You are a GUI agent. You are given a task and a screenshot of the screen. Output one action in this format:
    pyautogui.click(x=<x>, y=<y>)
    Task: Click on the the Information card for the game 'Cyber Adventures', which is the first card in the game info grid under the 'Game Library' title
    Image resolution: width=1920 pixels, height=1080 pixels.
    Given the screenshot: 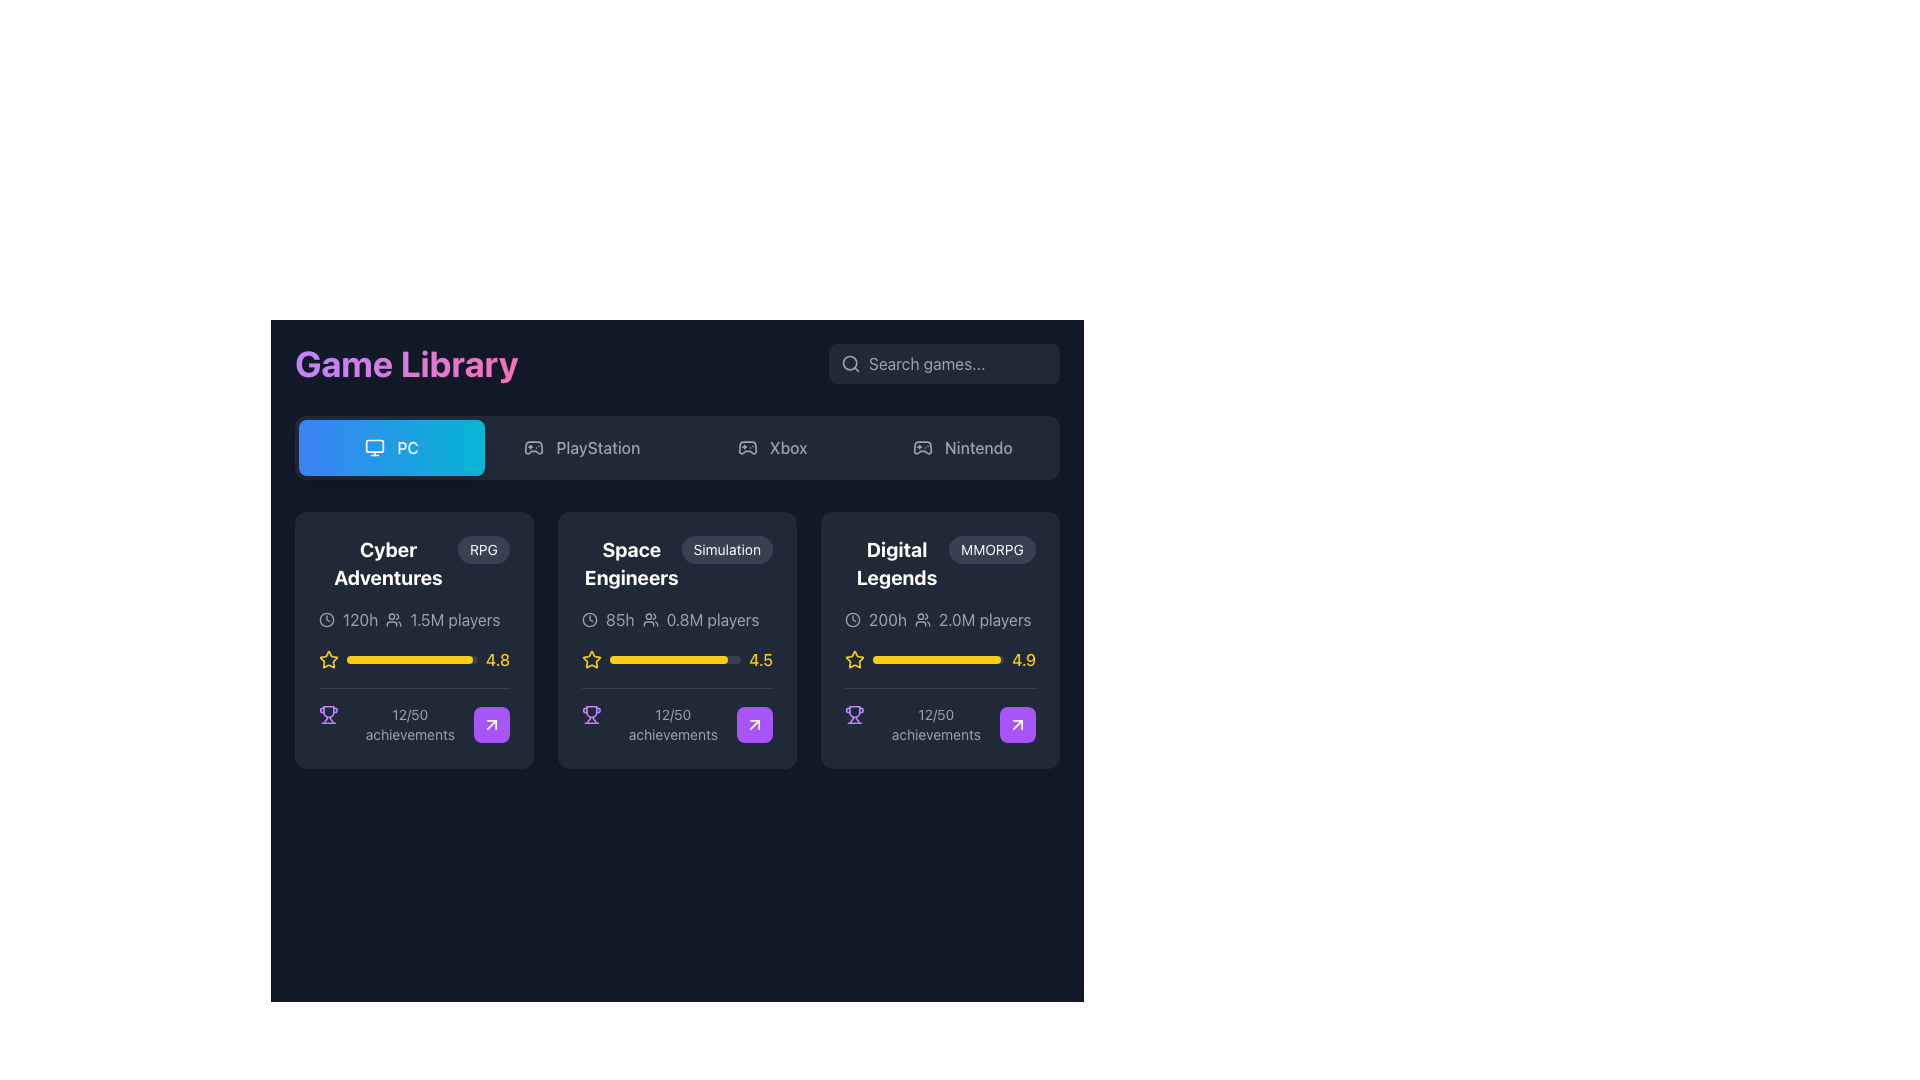 What is the action you would take?
    pyautogui.click(x=413, y=640)
    